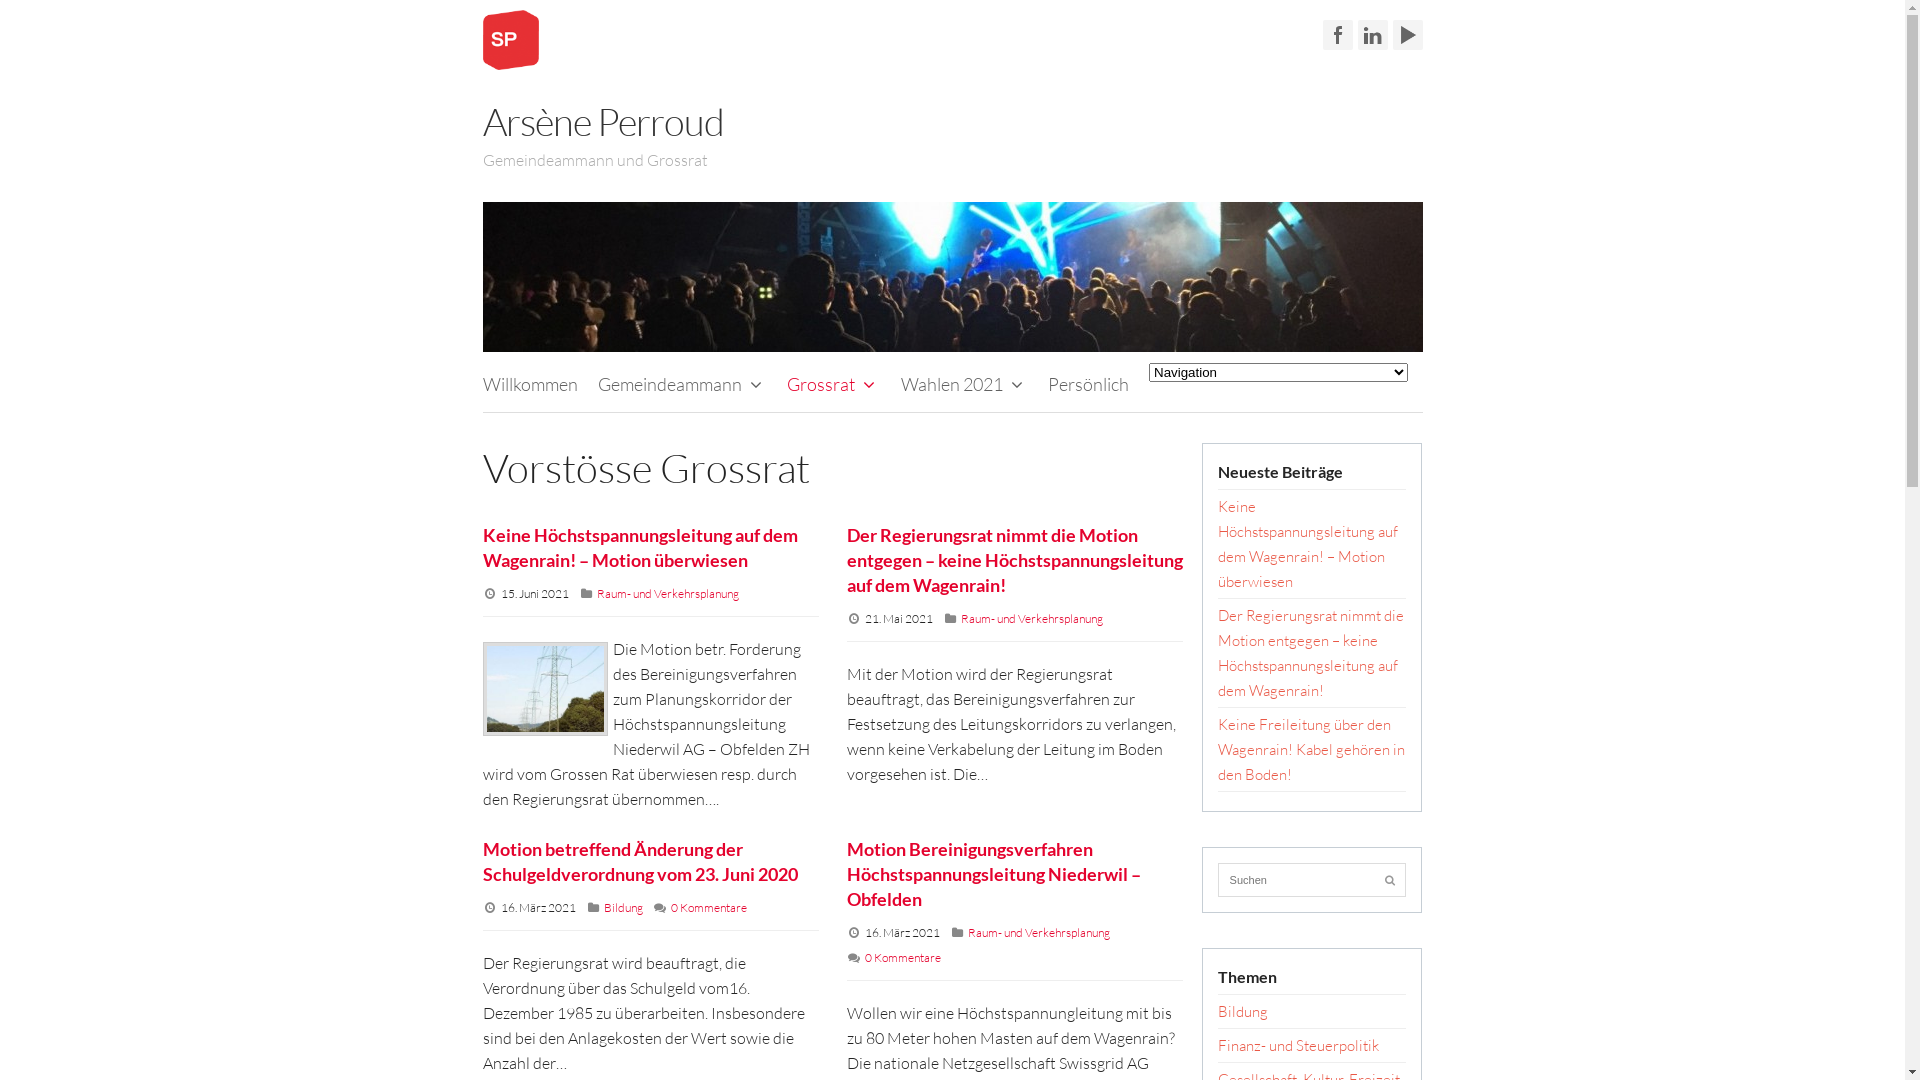  What do you see at coordinates (1405, 34) in the screenshot?
I see `'youtube'` at bounding box center [1405, 34].